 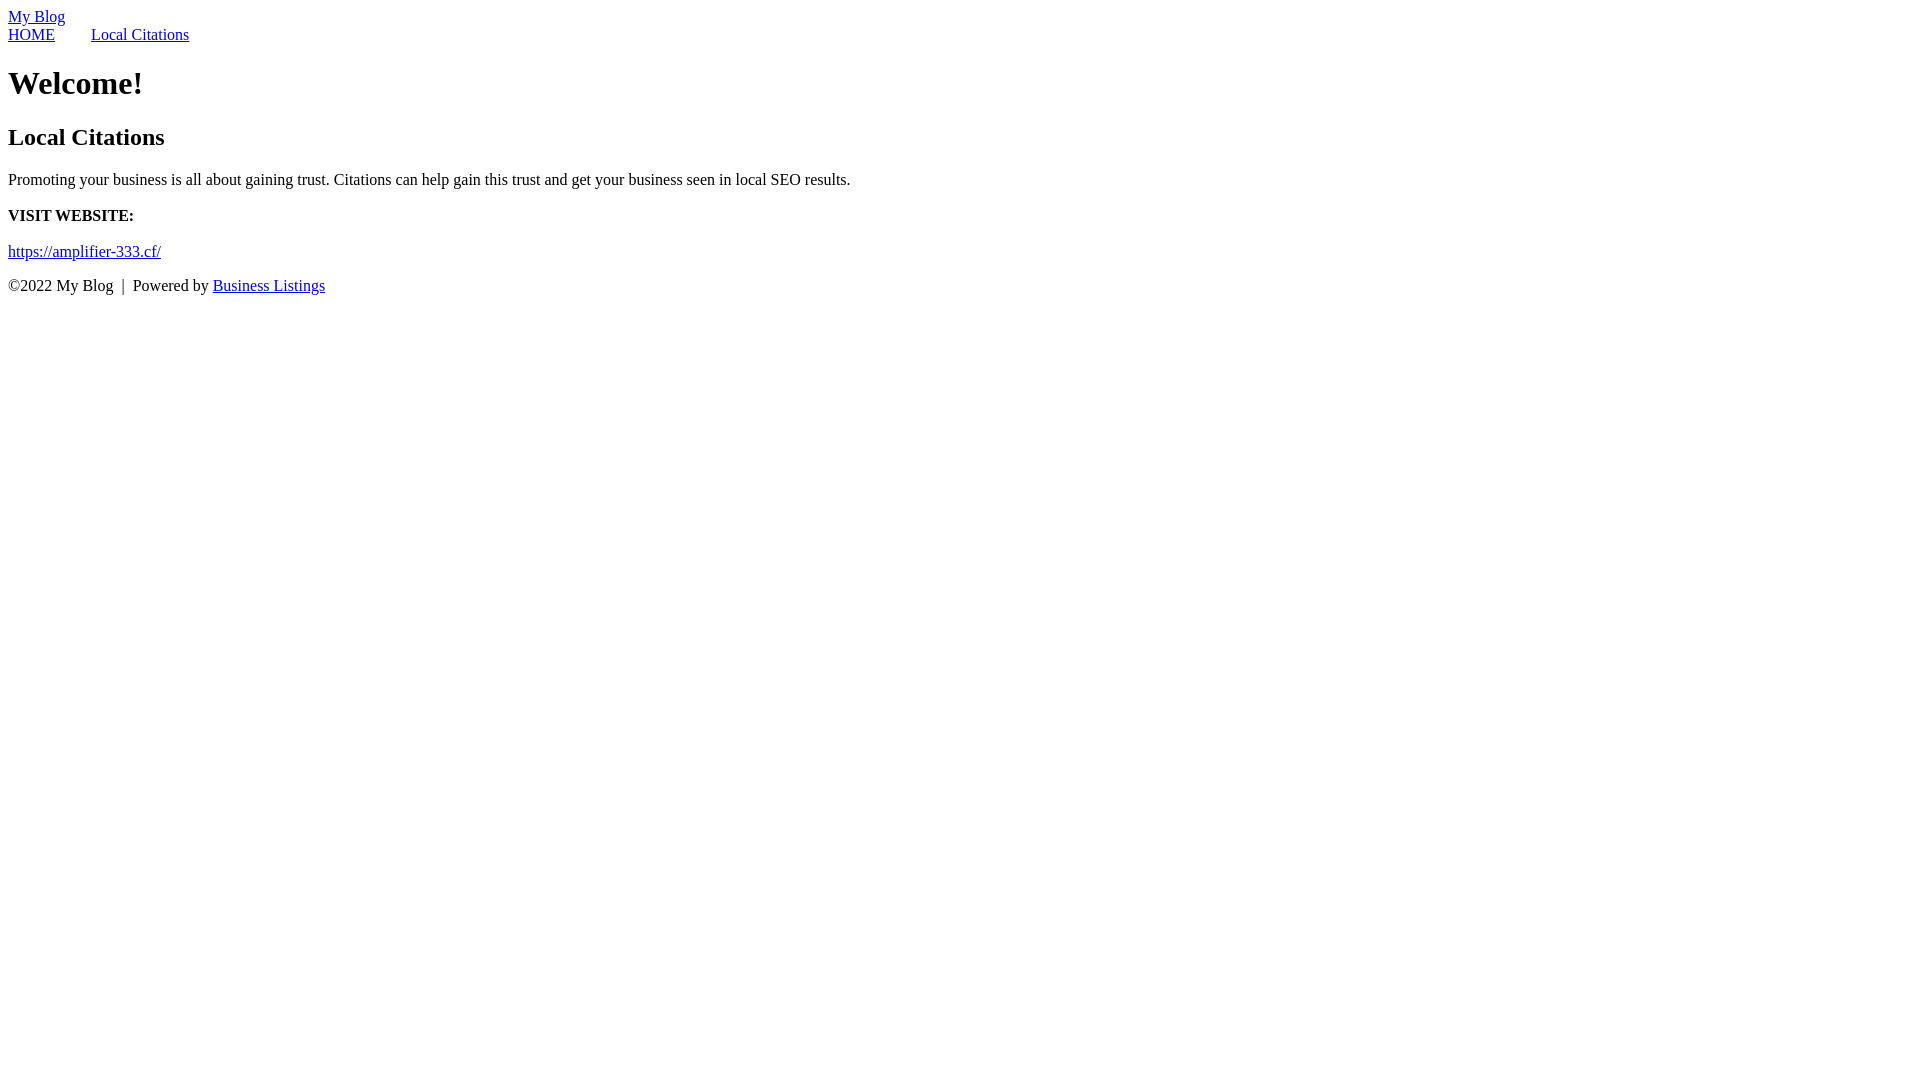 What do you see at coordinates (31, 34) in the screenshot?
I see `'HOME'` at bounding box center [31, 34].